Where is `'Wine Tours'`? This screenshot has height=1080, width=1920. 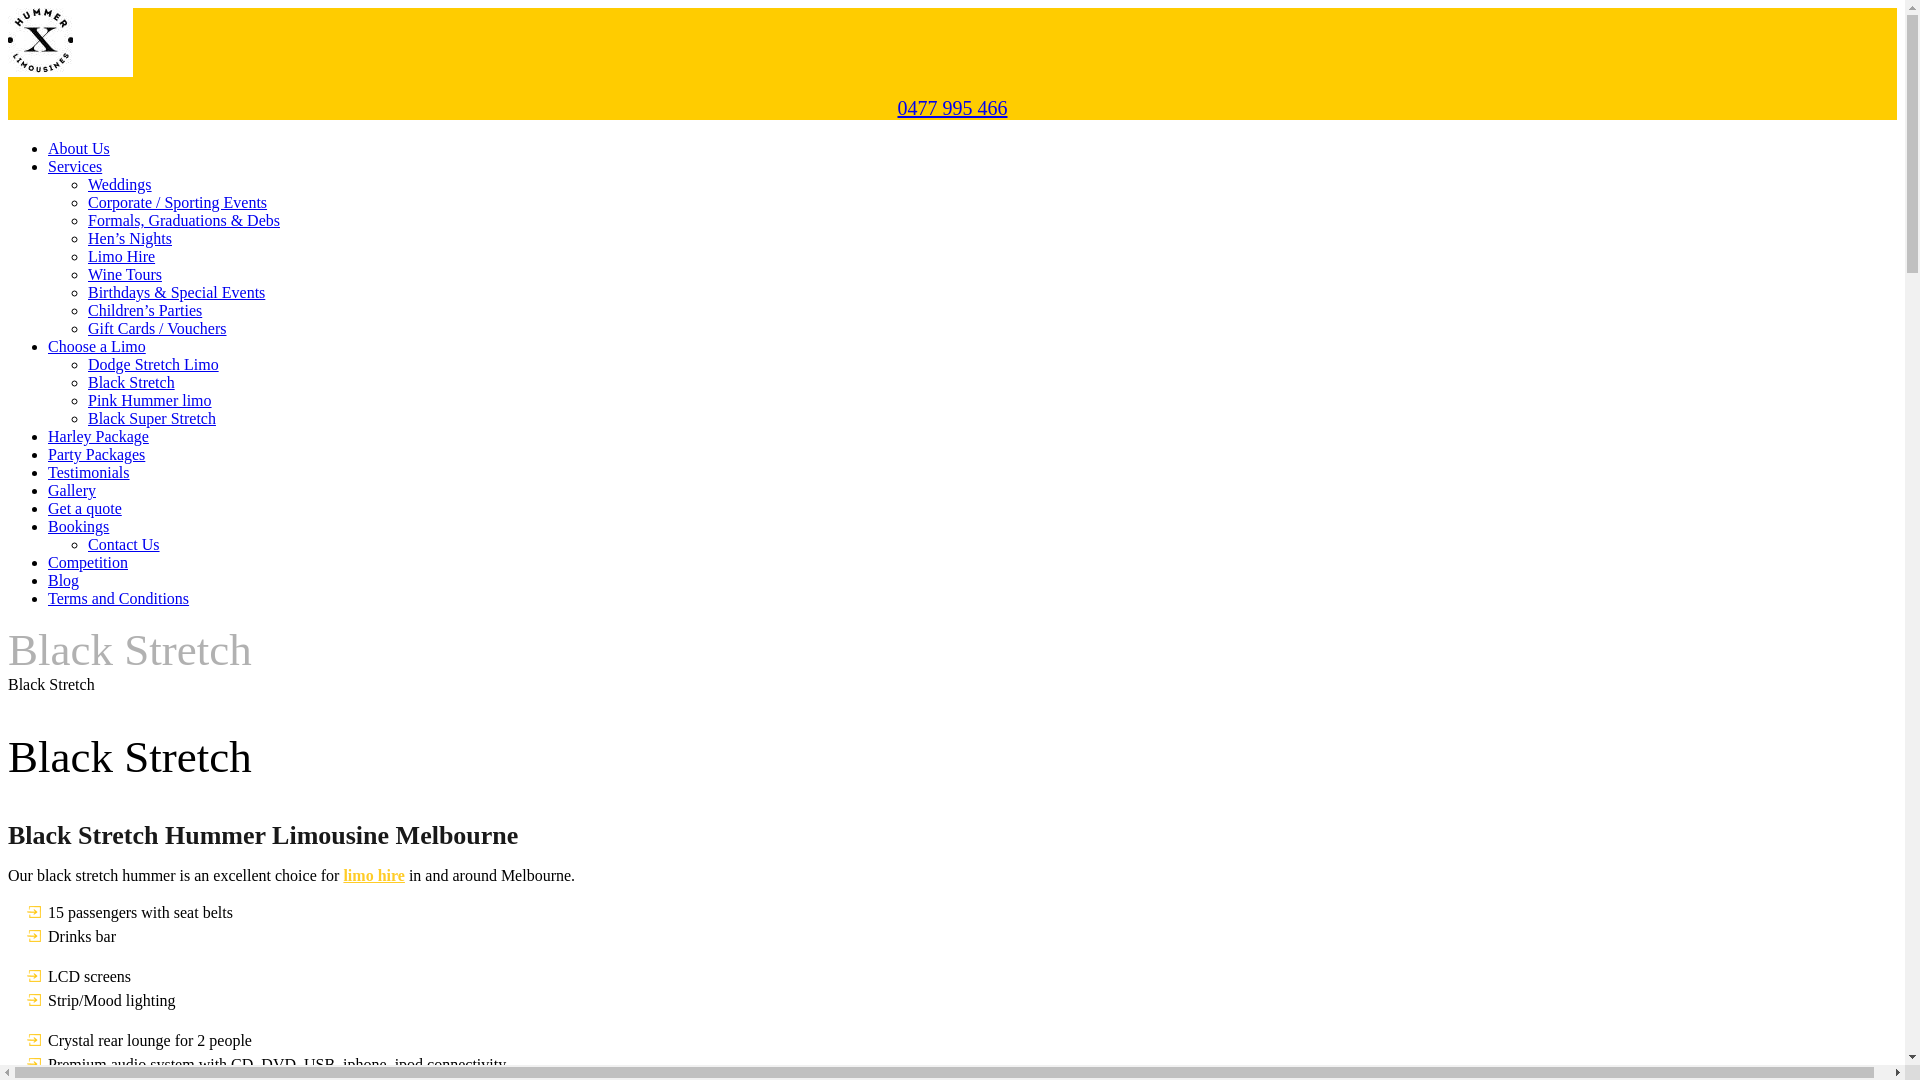 'Wine Tours' is located at coordinates (123, 274).